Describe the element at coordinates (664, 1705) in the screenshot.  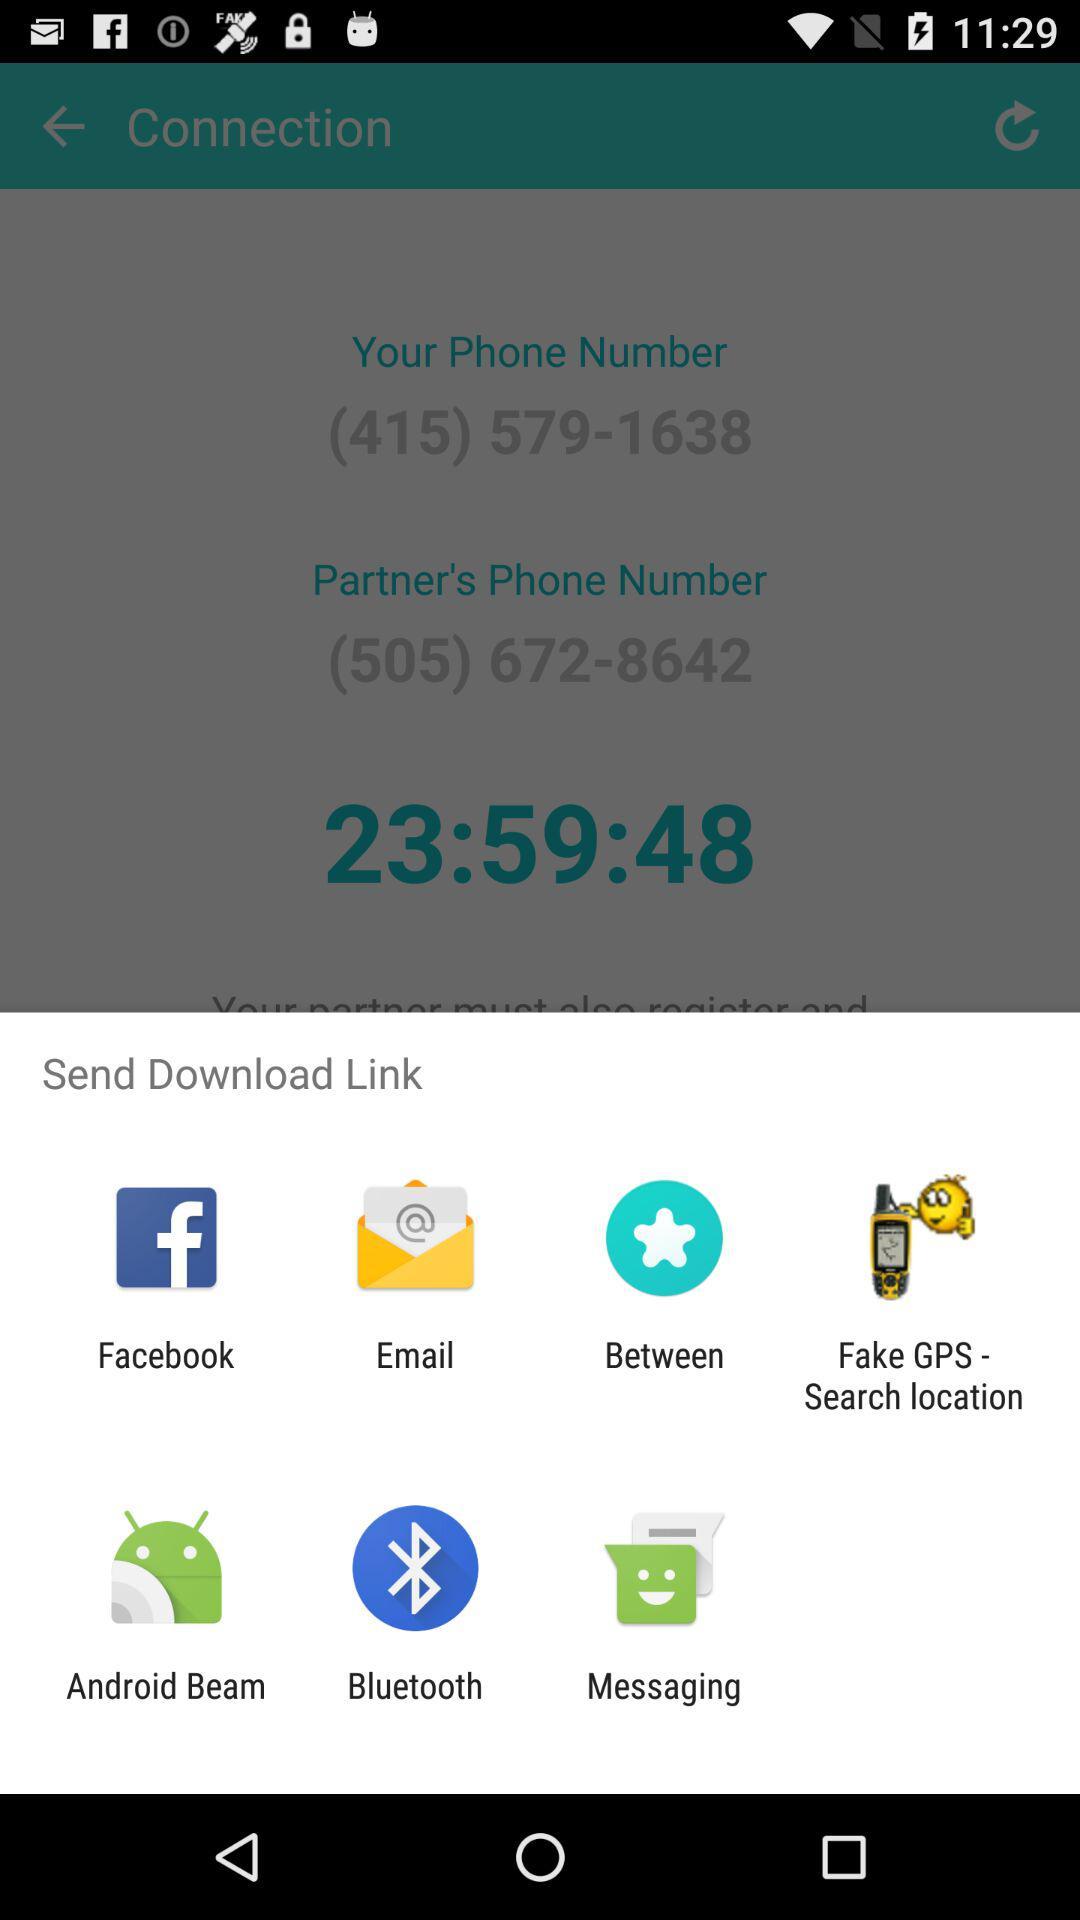
I see `messaging app` at that location.